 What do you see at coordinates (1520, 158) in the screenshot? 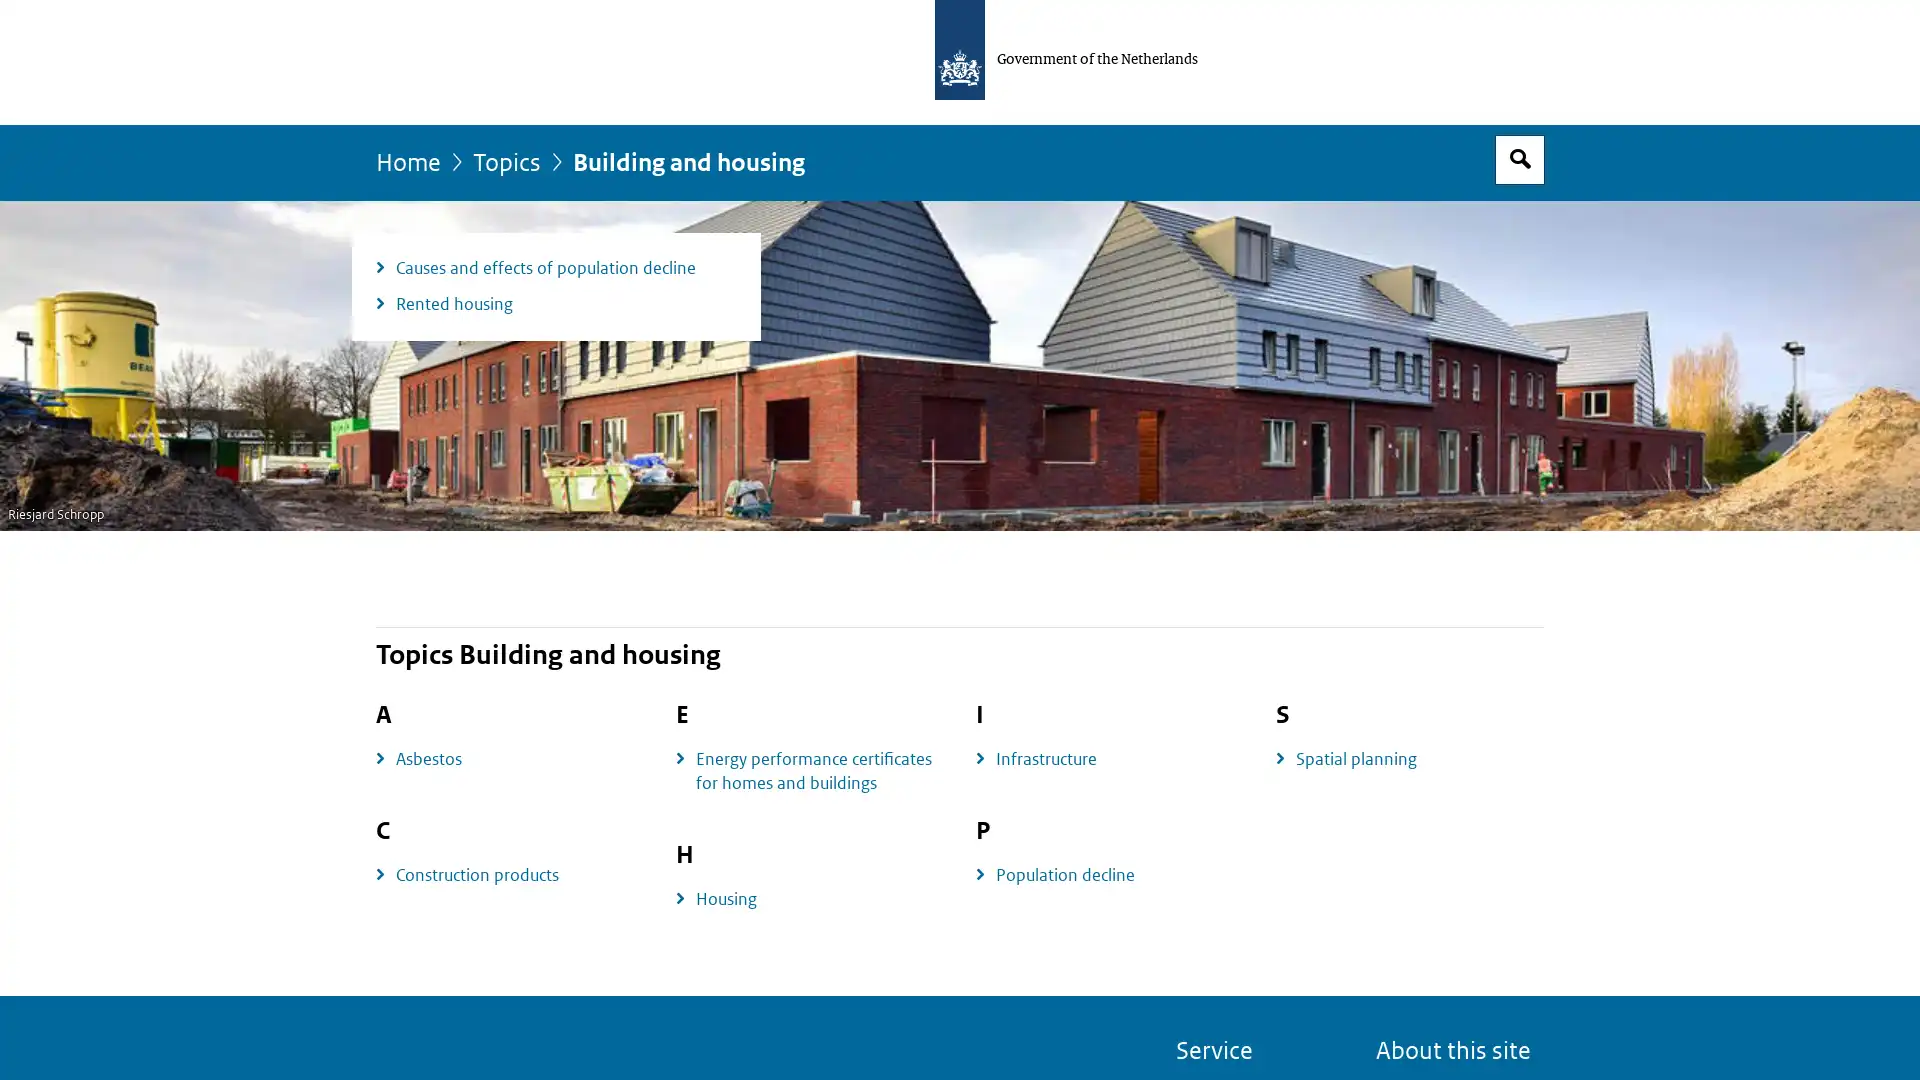
I see `Open search box` at bounding box center [1520, 158].